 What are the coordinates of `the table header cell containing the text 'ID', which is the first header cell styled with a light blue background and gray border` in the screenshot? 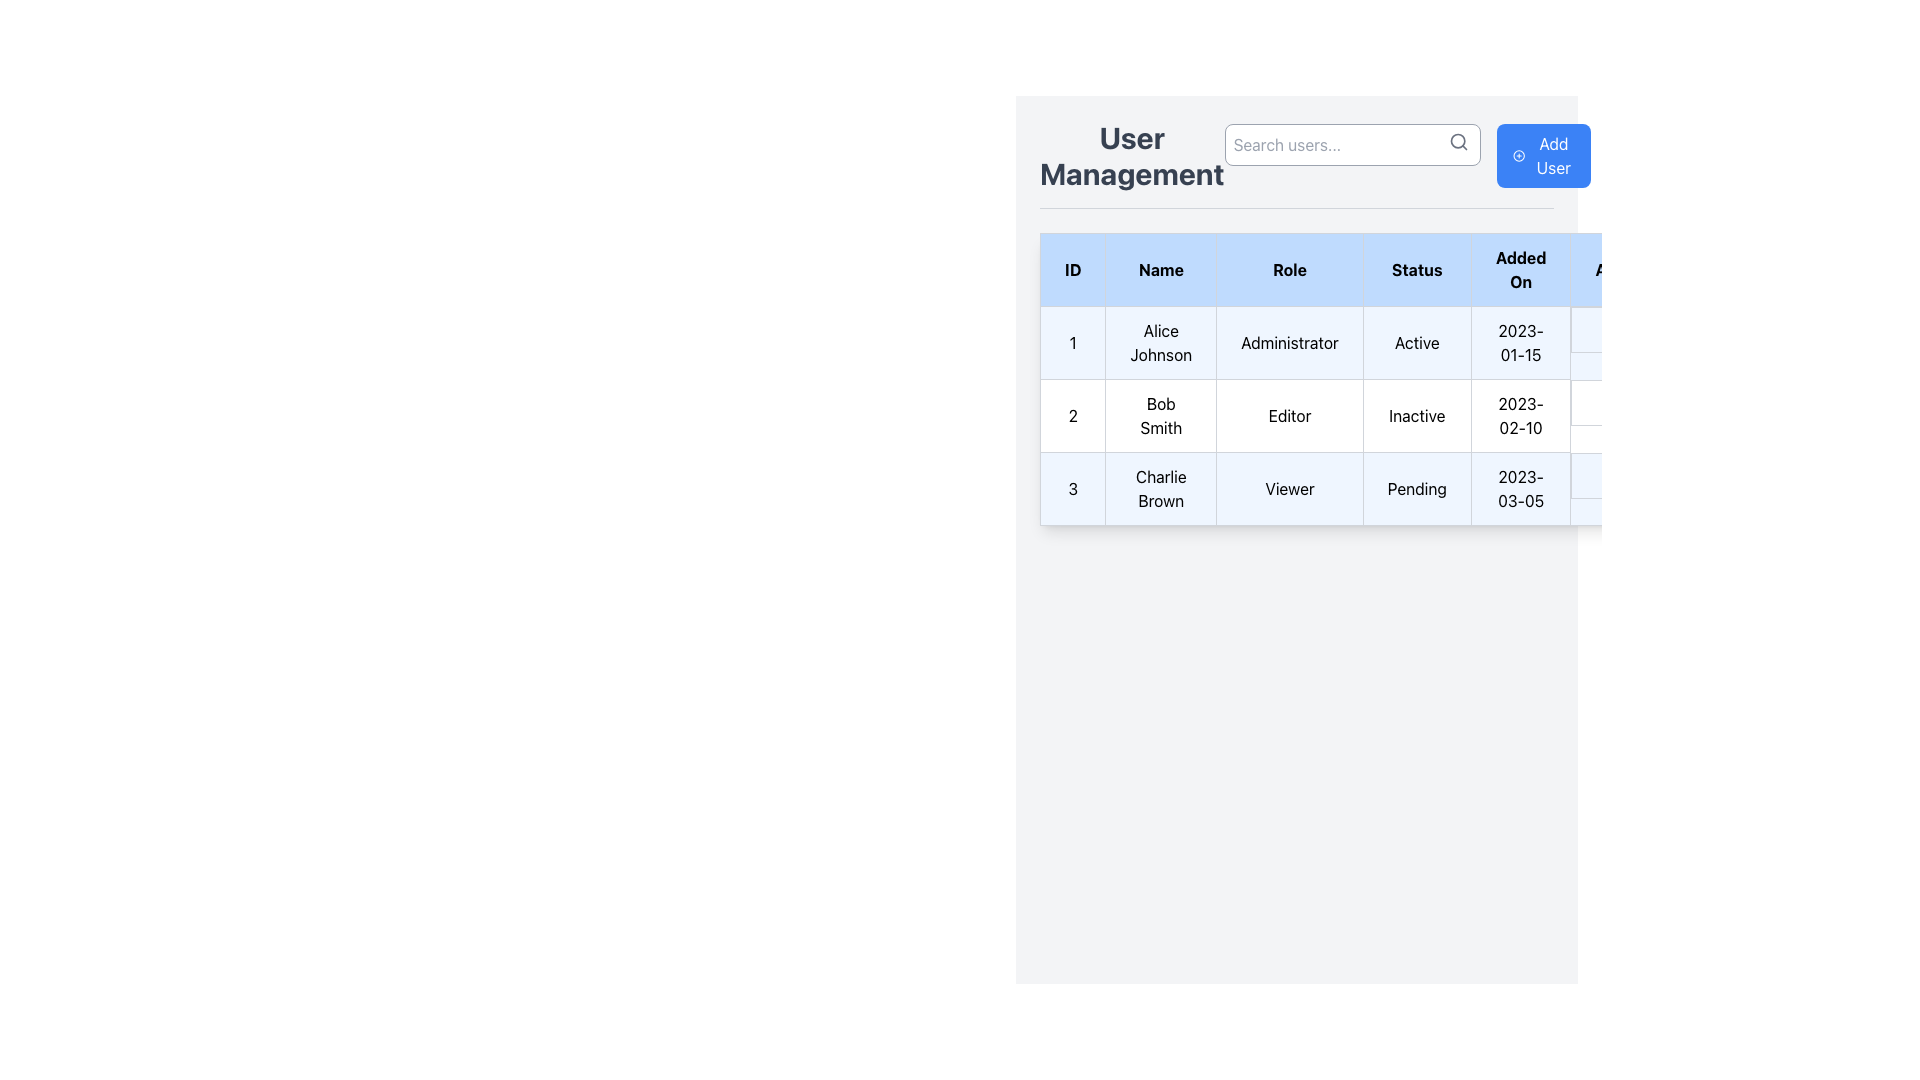 It's located at (1072, 270).